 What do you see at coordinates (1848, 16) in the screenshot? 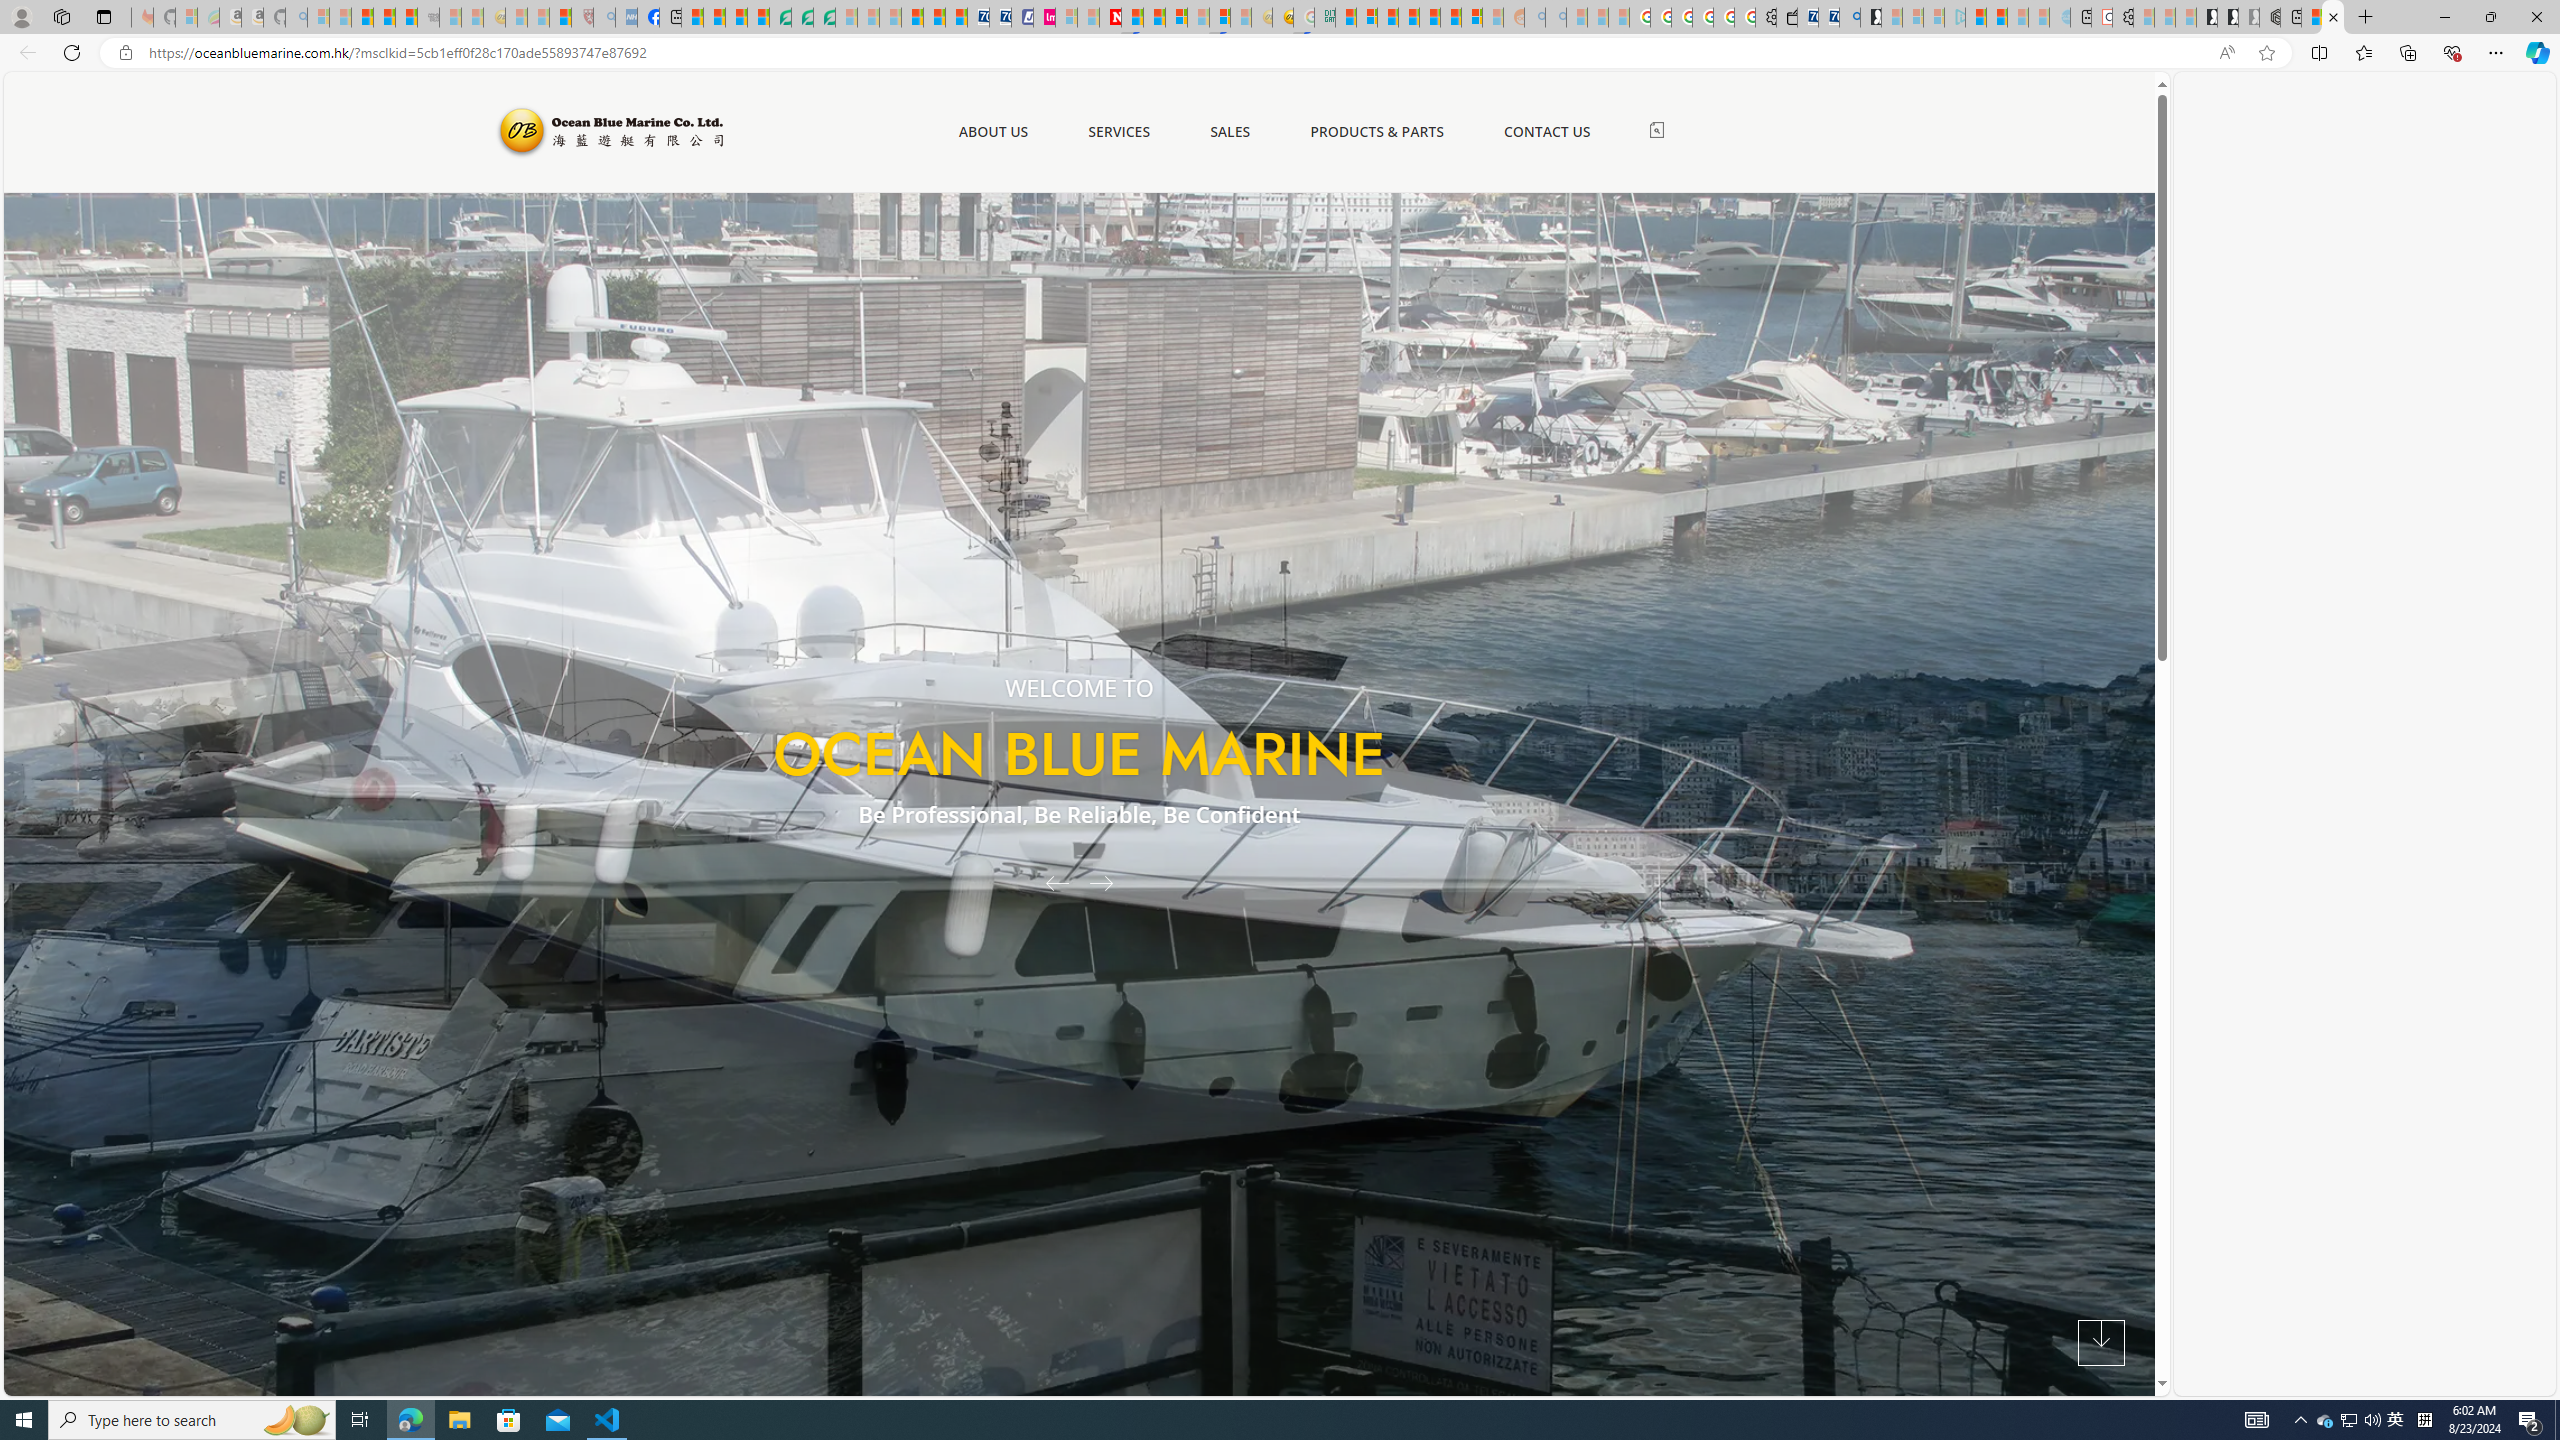
I see `'Bing Real Estate - Home sales and rental listings'` at bounding box center [1848, 16].